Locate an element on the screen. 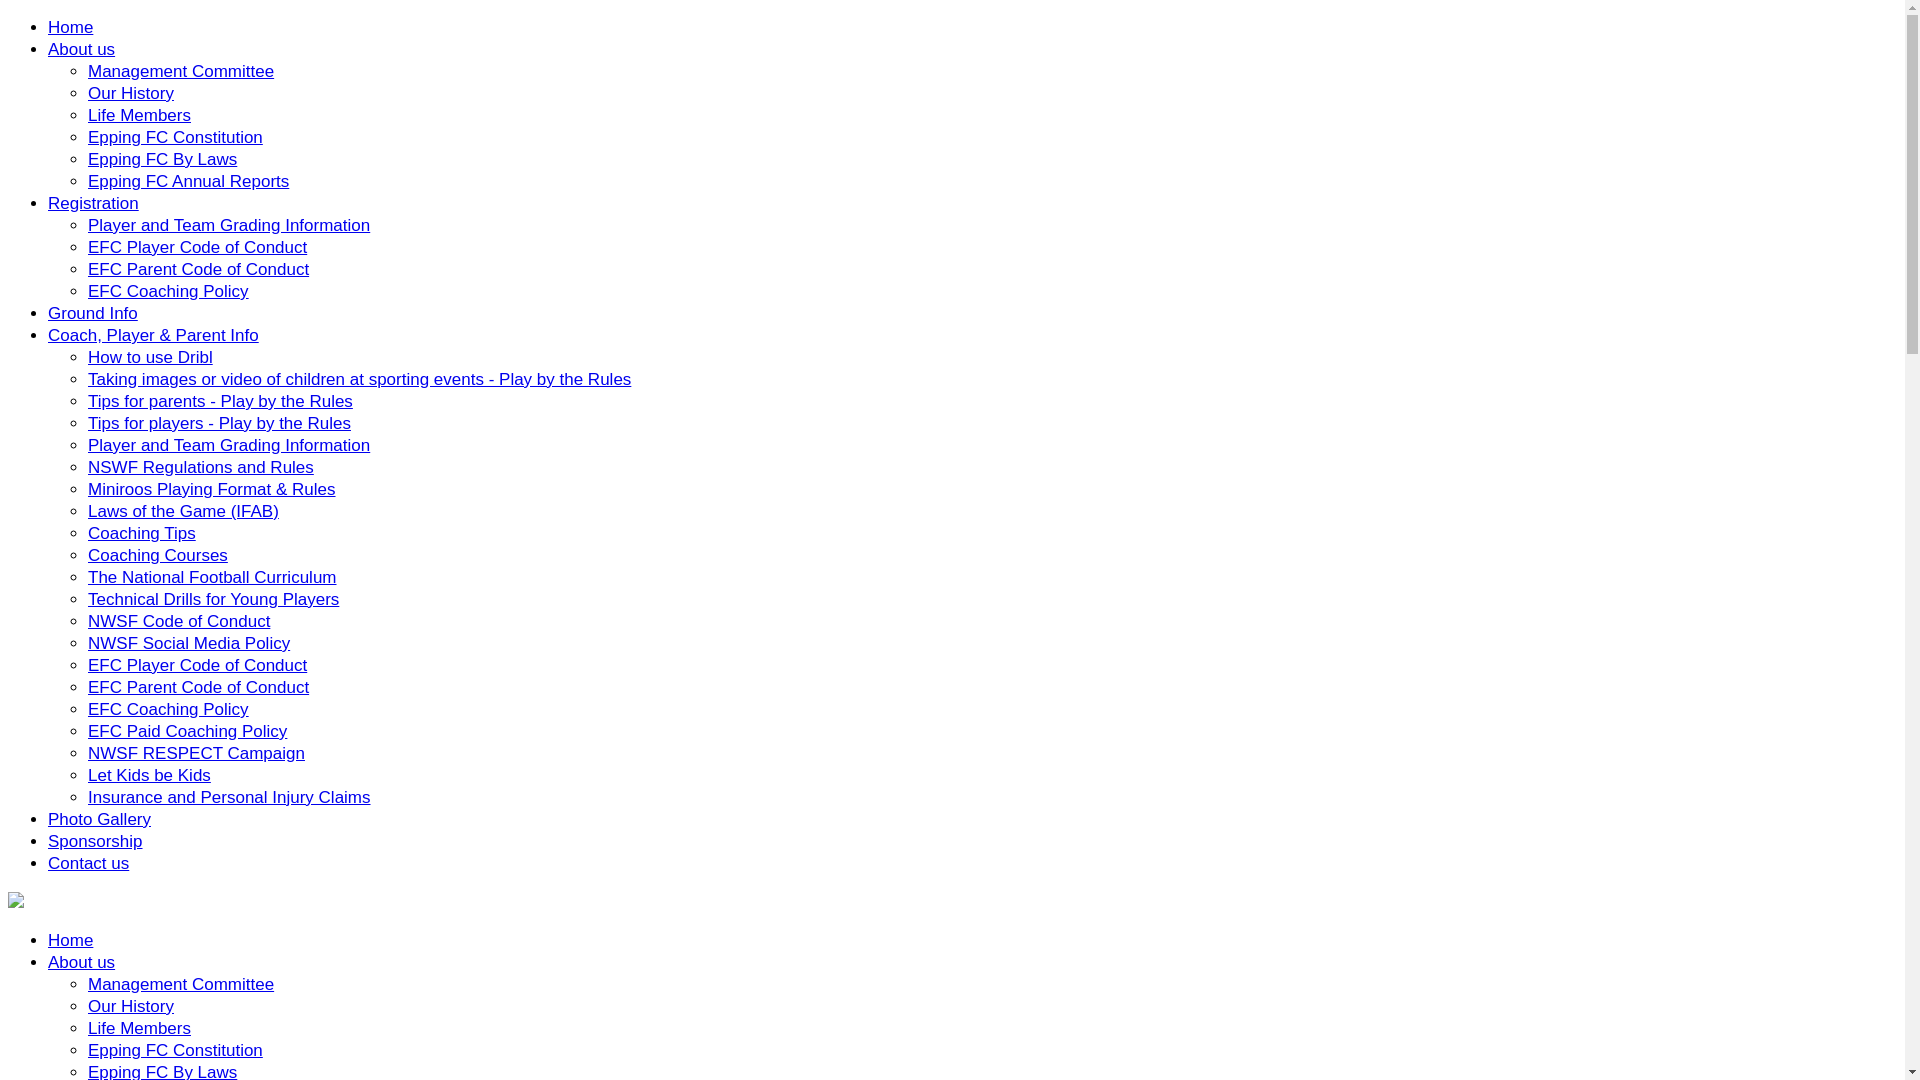  'Management Committee' is located at coordinates (181, 983).